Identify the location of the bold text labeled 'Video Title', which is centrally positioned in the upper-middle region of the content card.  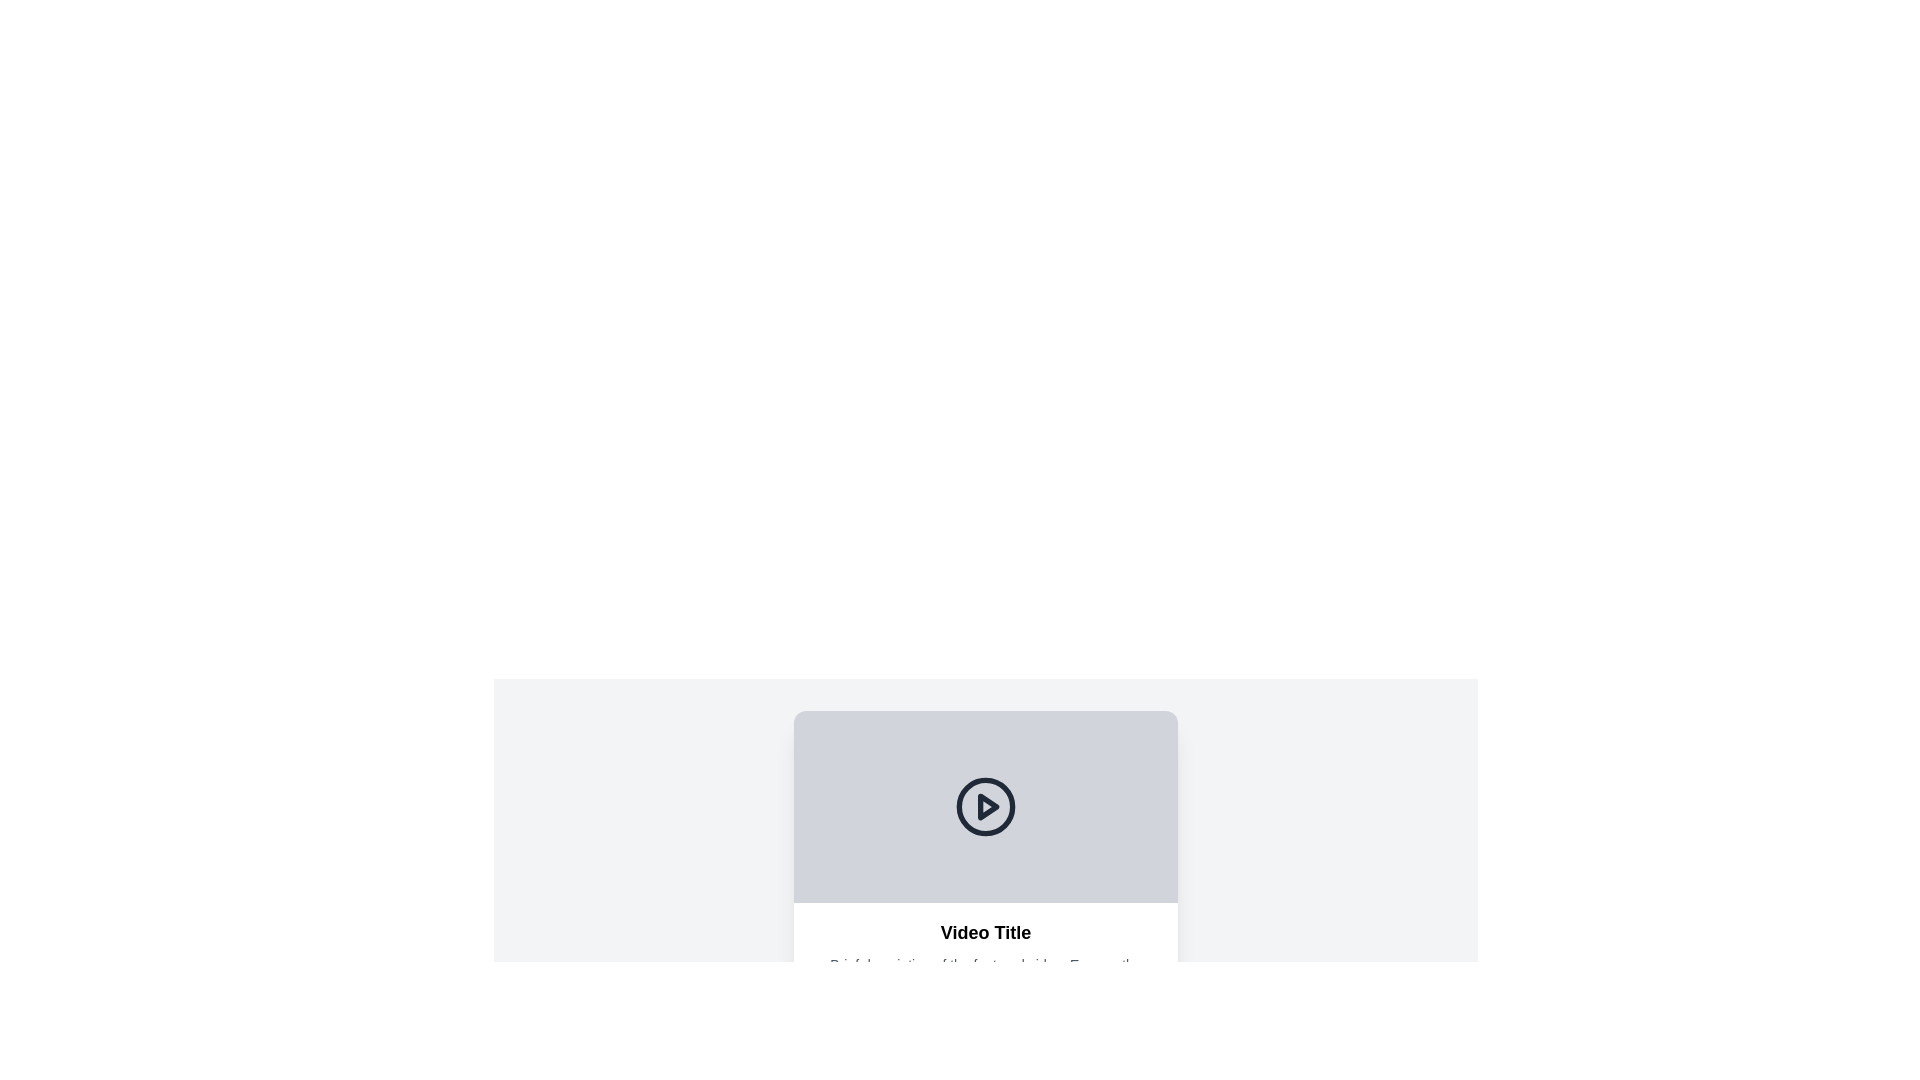
(985, 933).